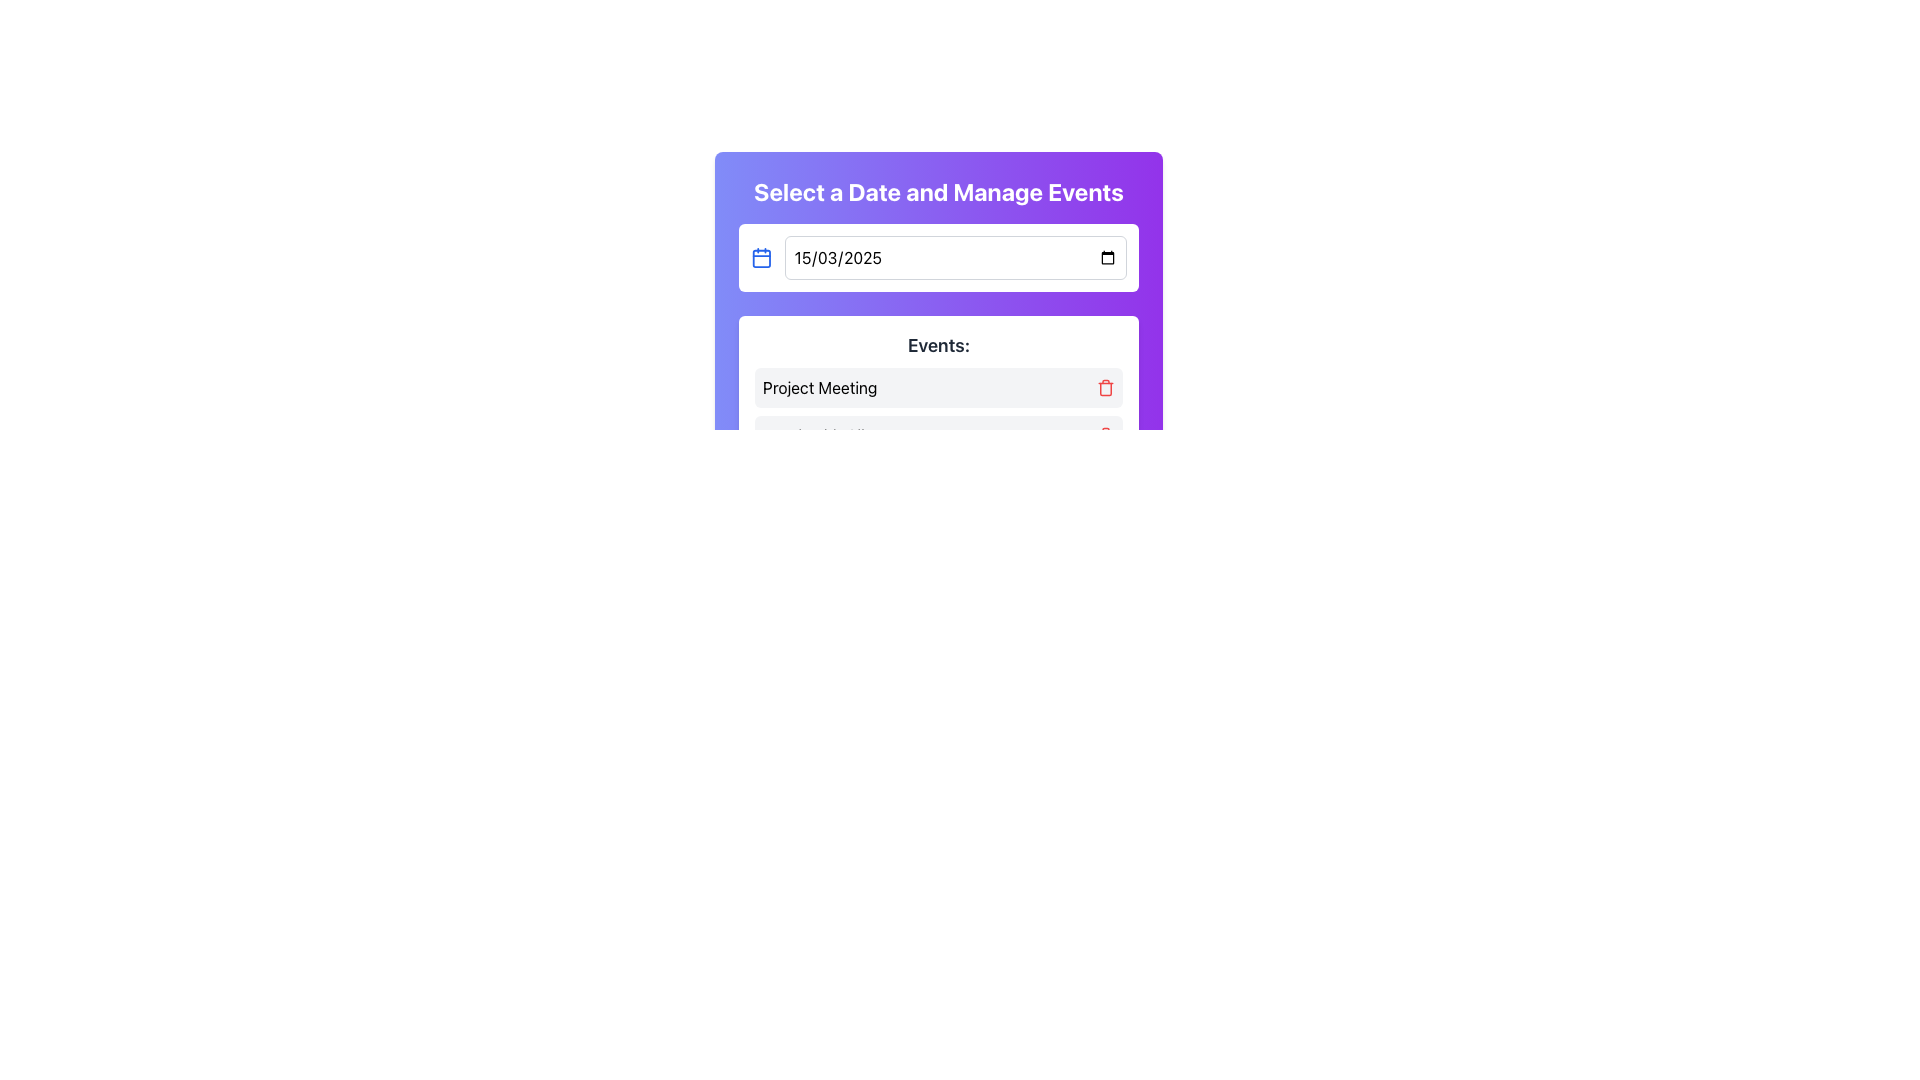 This screenshot has width=1920, height=1080. Describe the element at coordinates (938, 434) in the screenshot. I see `the list item labeled 'Lunch with Client', which has a light gray background and a red icon` at that location.